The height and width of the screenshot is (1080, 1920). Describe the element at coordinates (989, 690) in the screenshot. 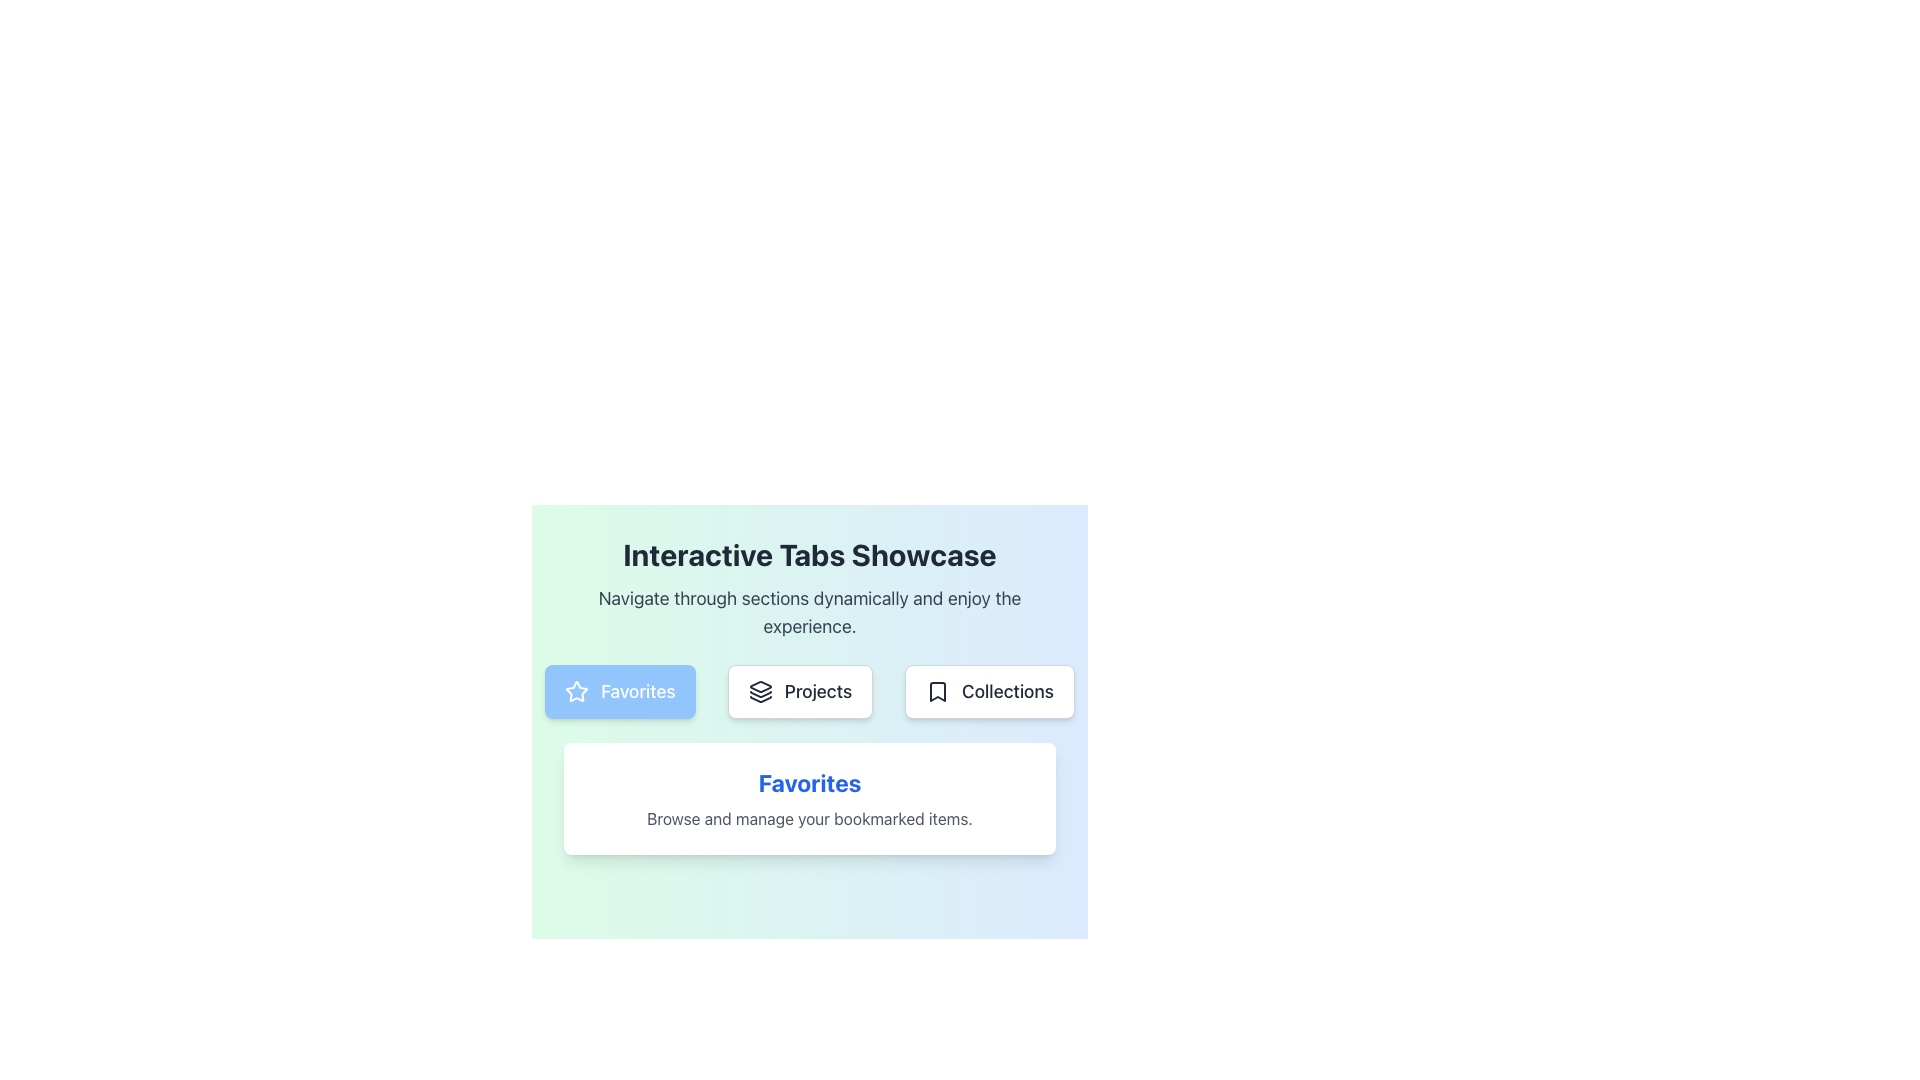

I see `the third tab button in the tabbed interface` at that location.